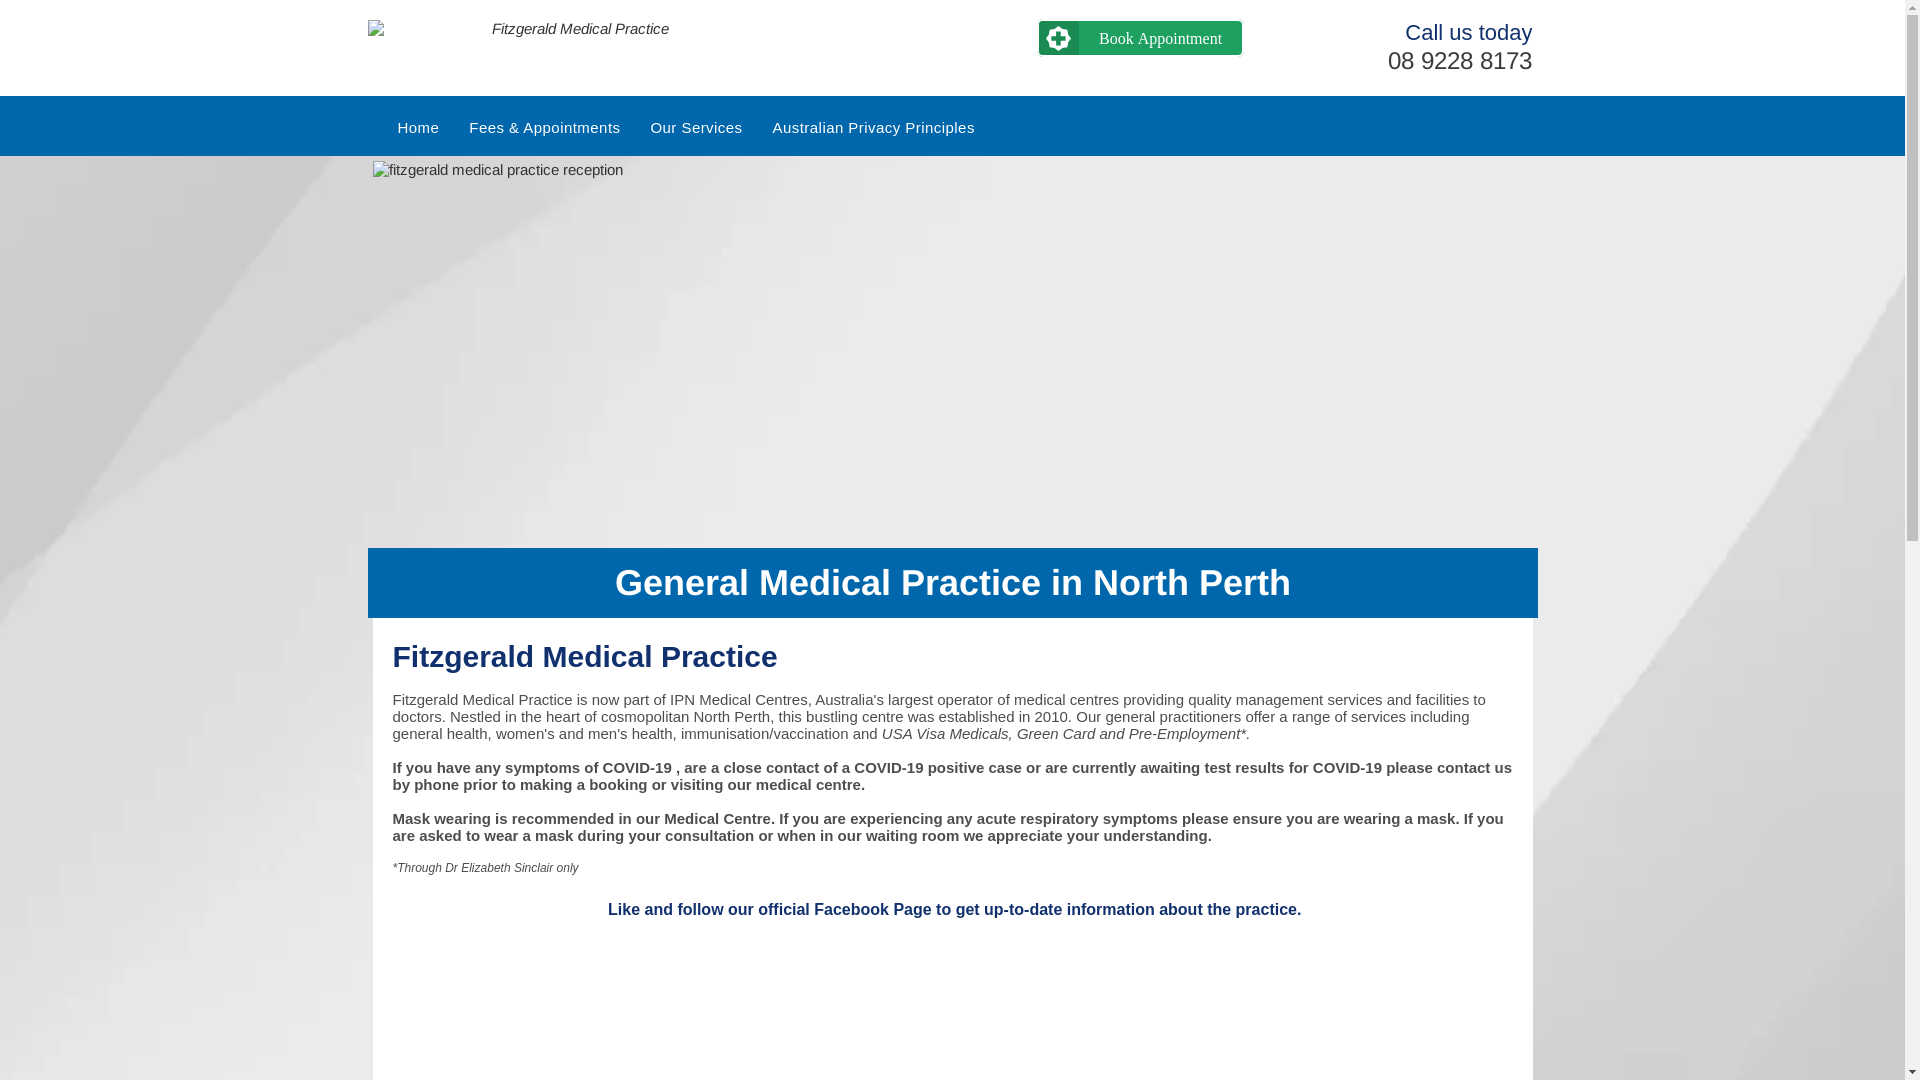  Describe the element at coordinates (633, 127) in the screenshot. I see `'Our Services'` at that location.